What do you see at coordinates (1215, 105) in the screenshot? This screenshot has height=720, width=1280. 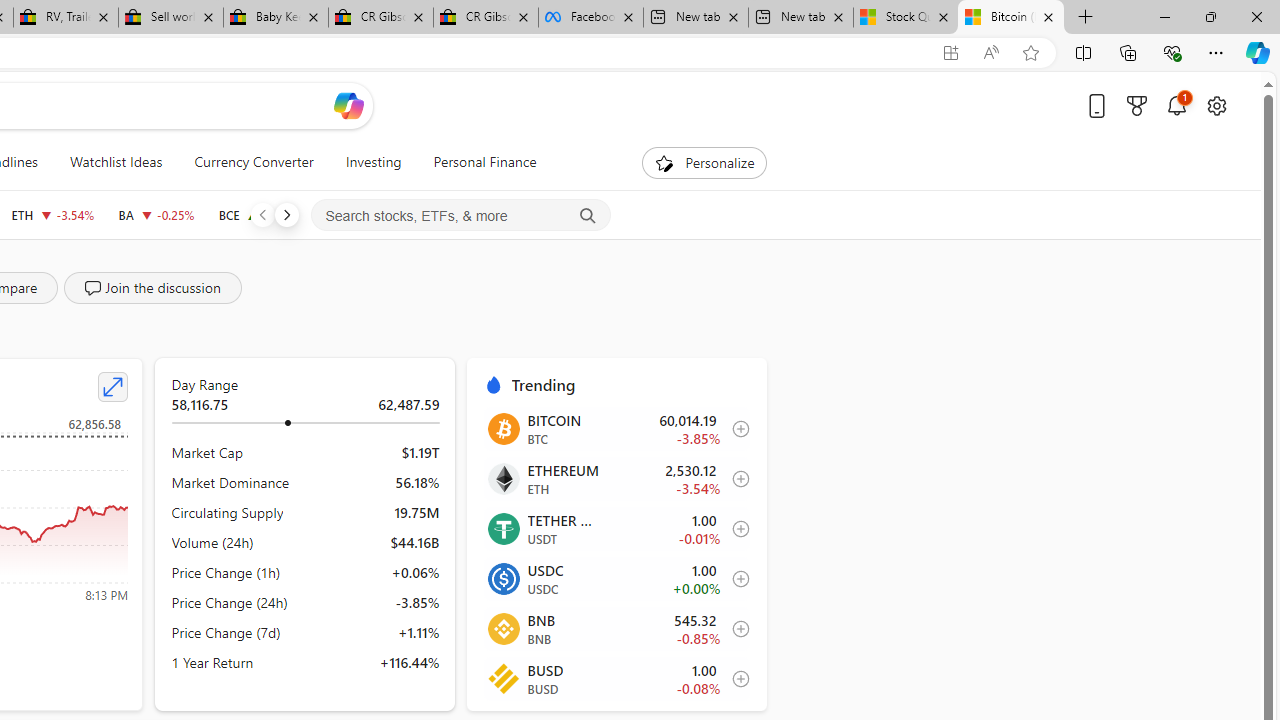 I see `'Open settings'` at bounding box center [1215, 105].